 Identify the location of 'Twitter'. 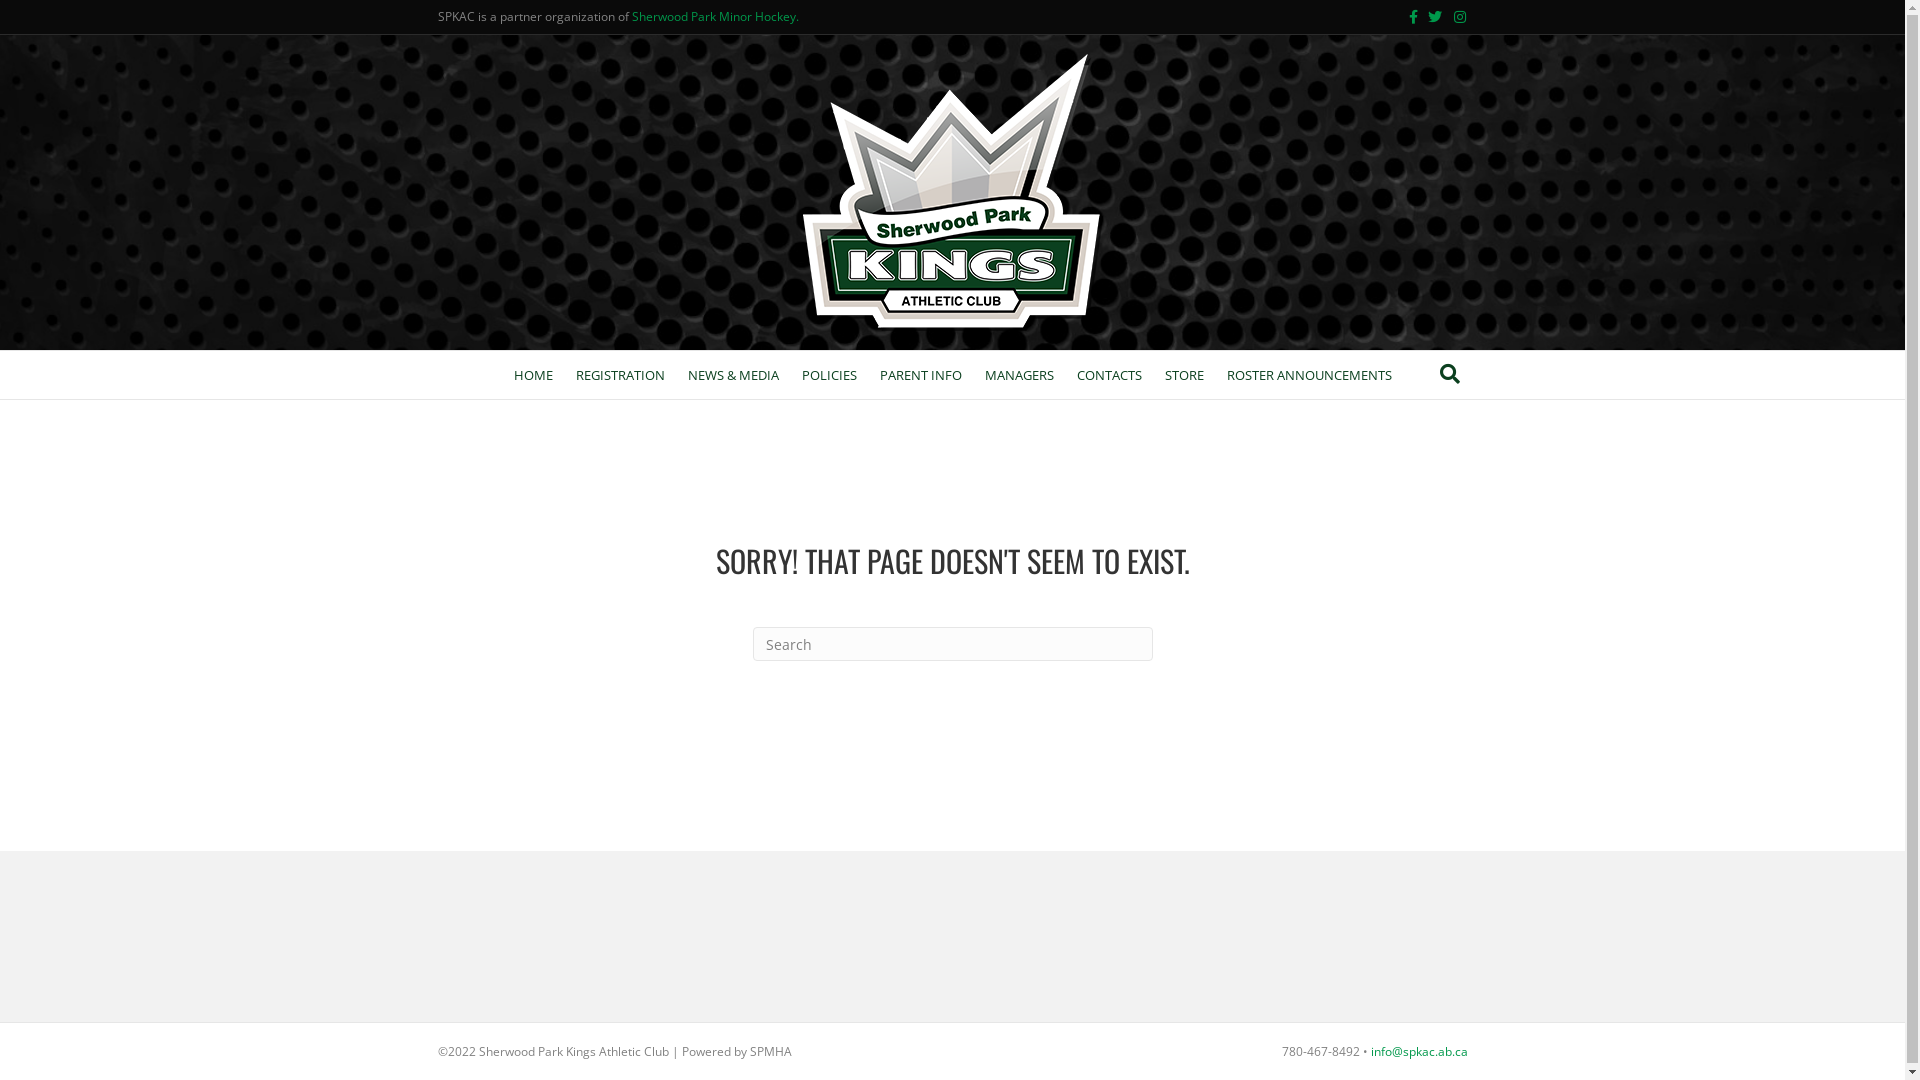
(1429, 15).